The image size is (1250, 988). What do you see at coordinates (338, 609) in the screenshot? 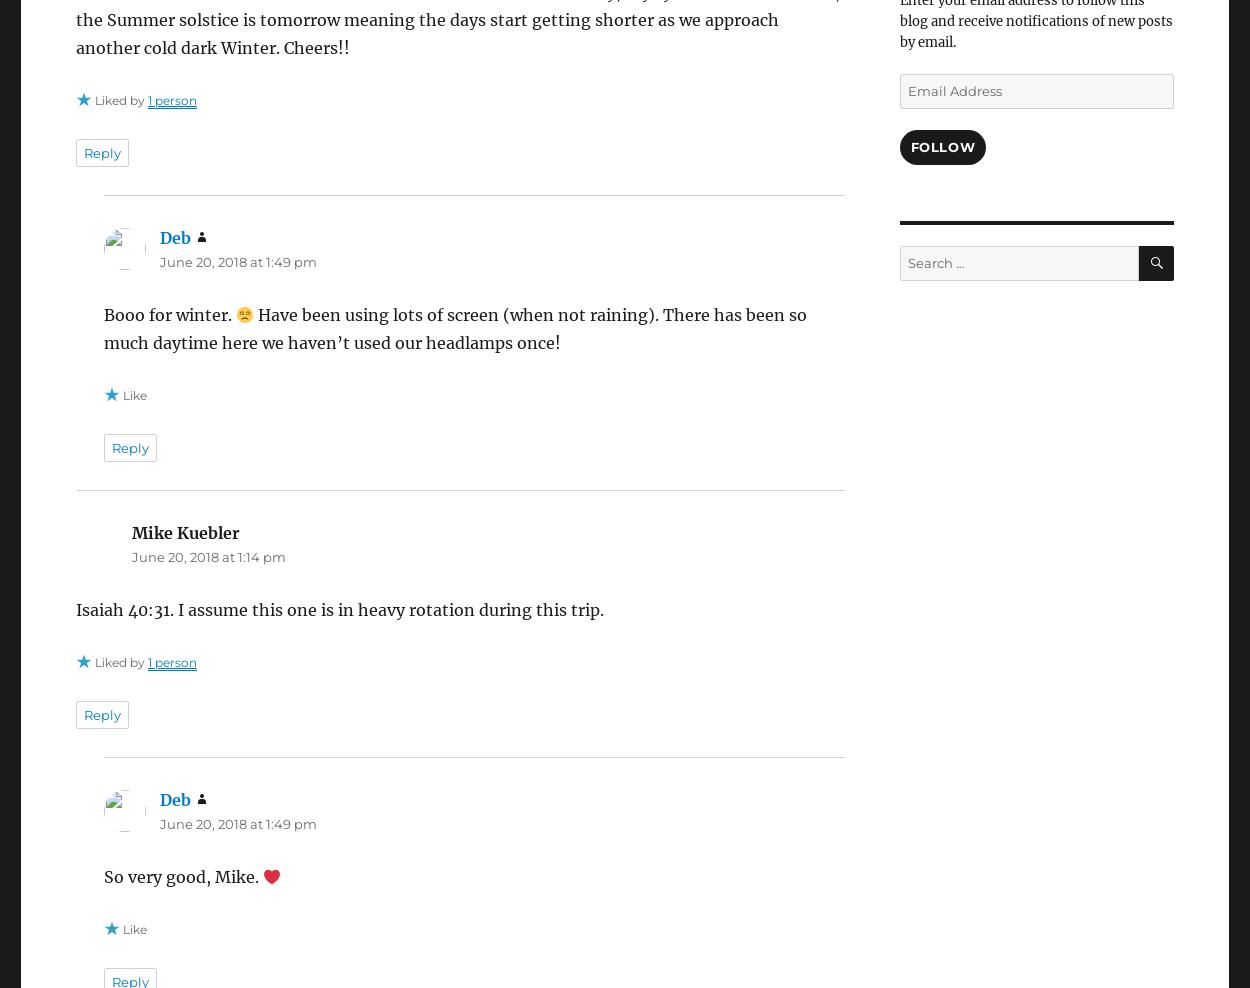
I see `'Isaiah 40:31.  I assume this one is in heavy rotation during this trip.'` at bounding box center [338, 609].